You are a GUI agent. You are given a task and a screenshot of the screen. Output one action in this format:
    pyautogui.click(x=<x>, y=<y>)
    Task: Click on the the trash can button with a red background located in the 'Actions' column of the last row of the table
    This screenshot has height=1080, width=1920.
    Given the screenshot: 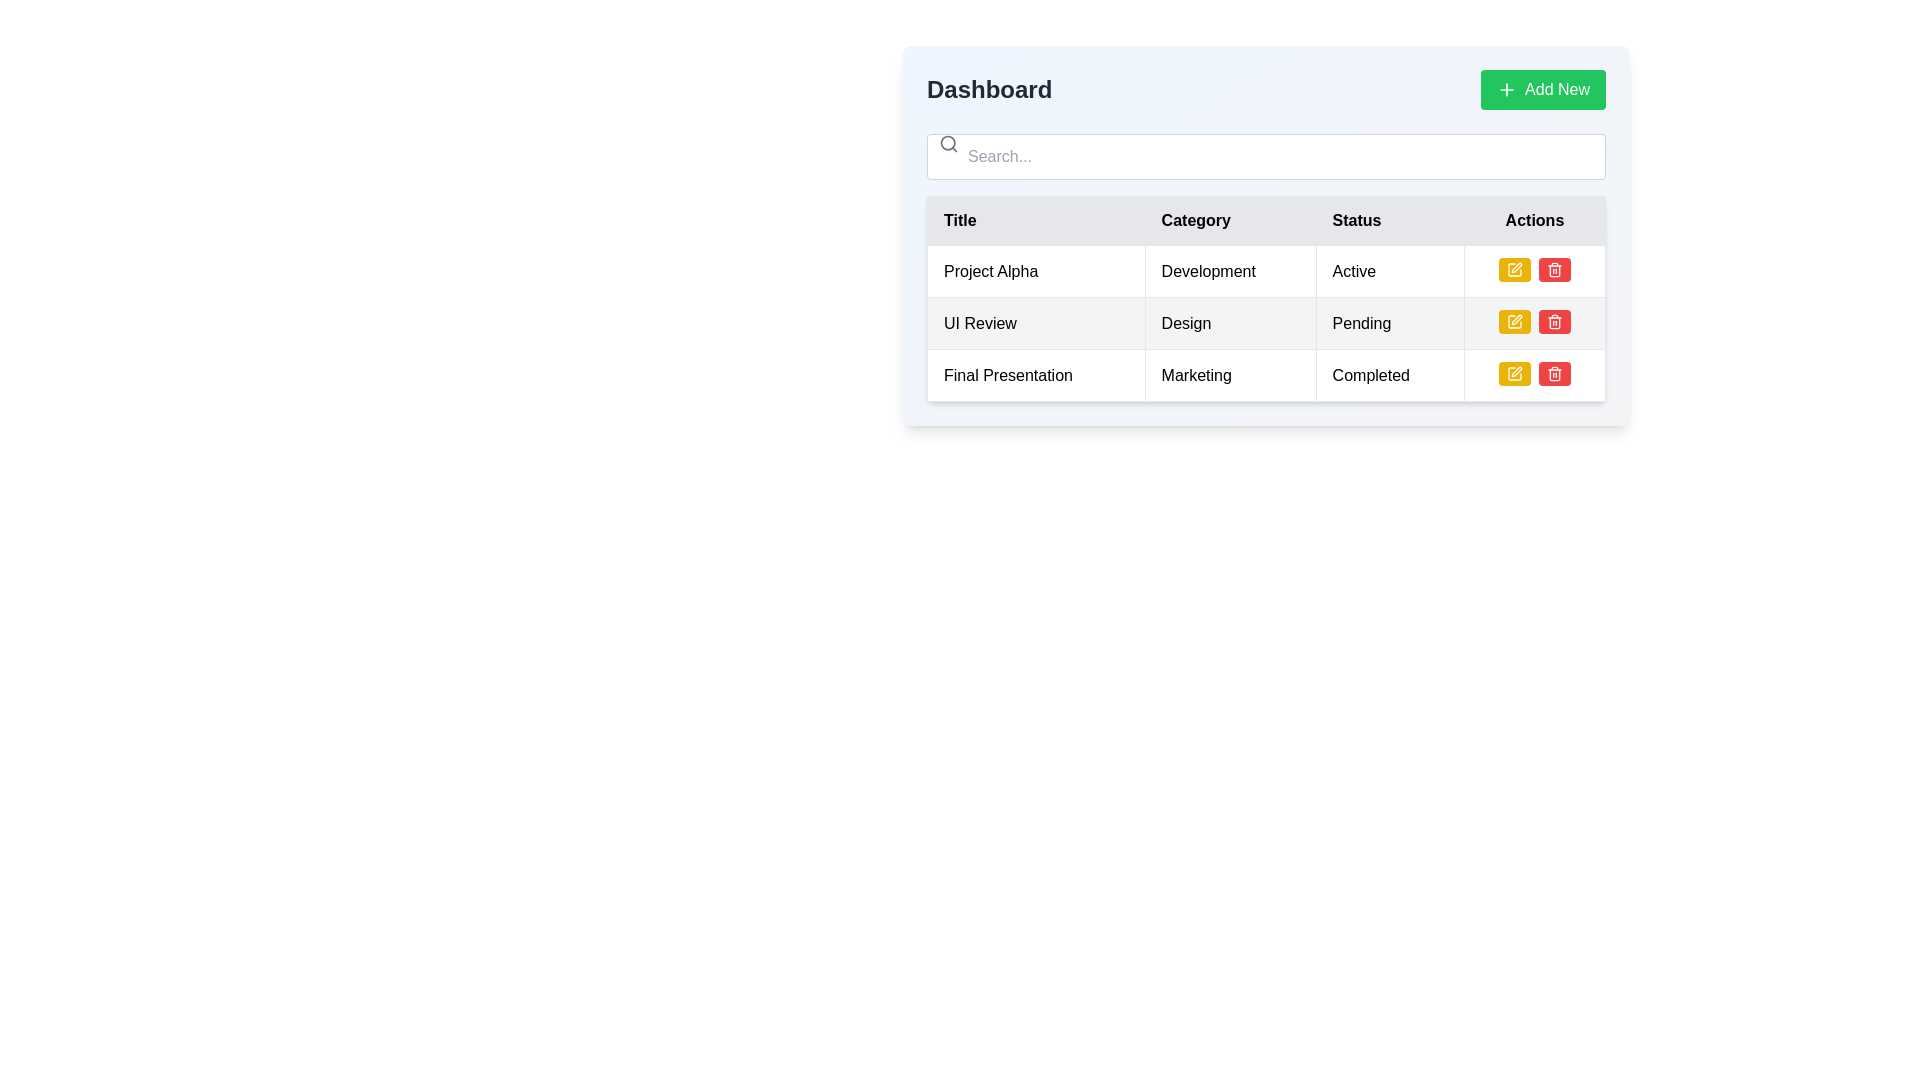 What is the action you would take?
    pyautogui.click(x=1554, y=270)
    